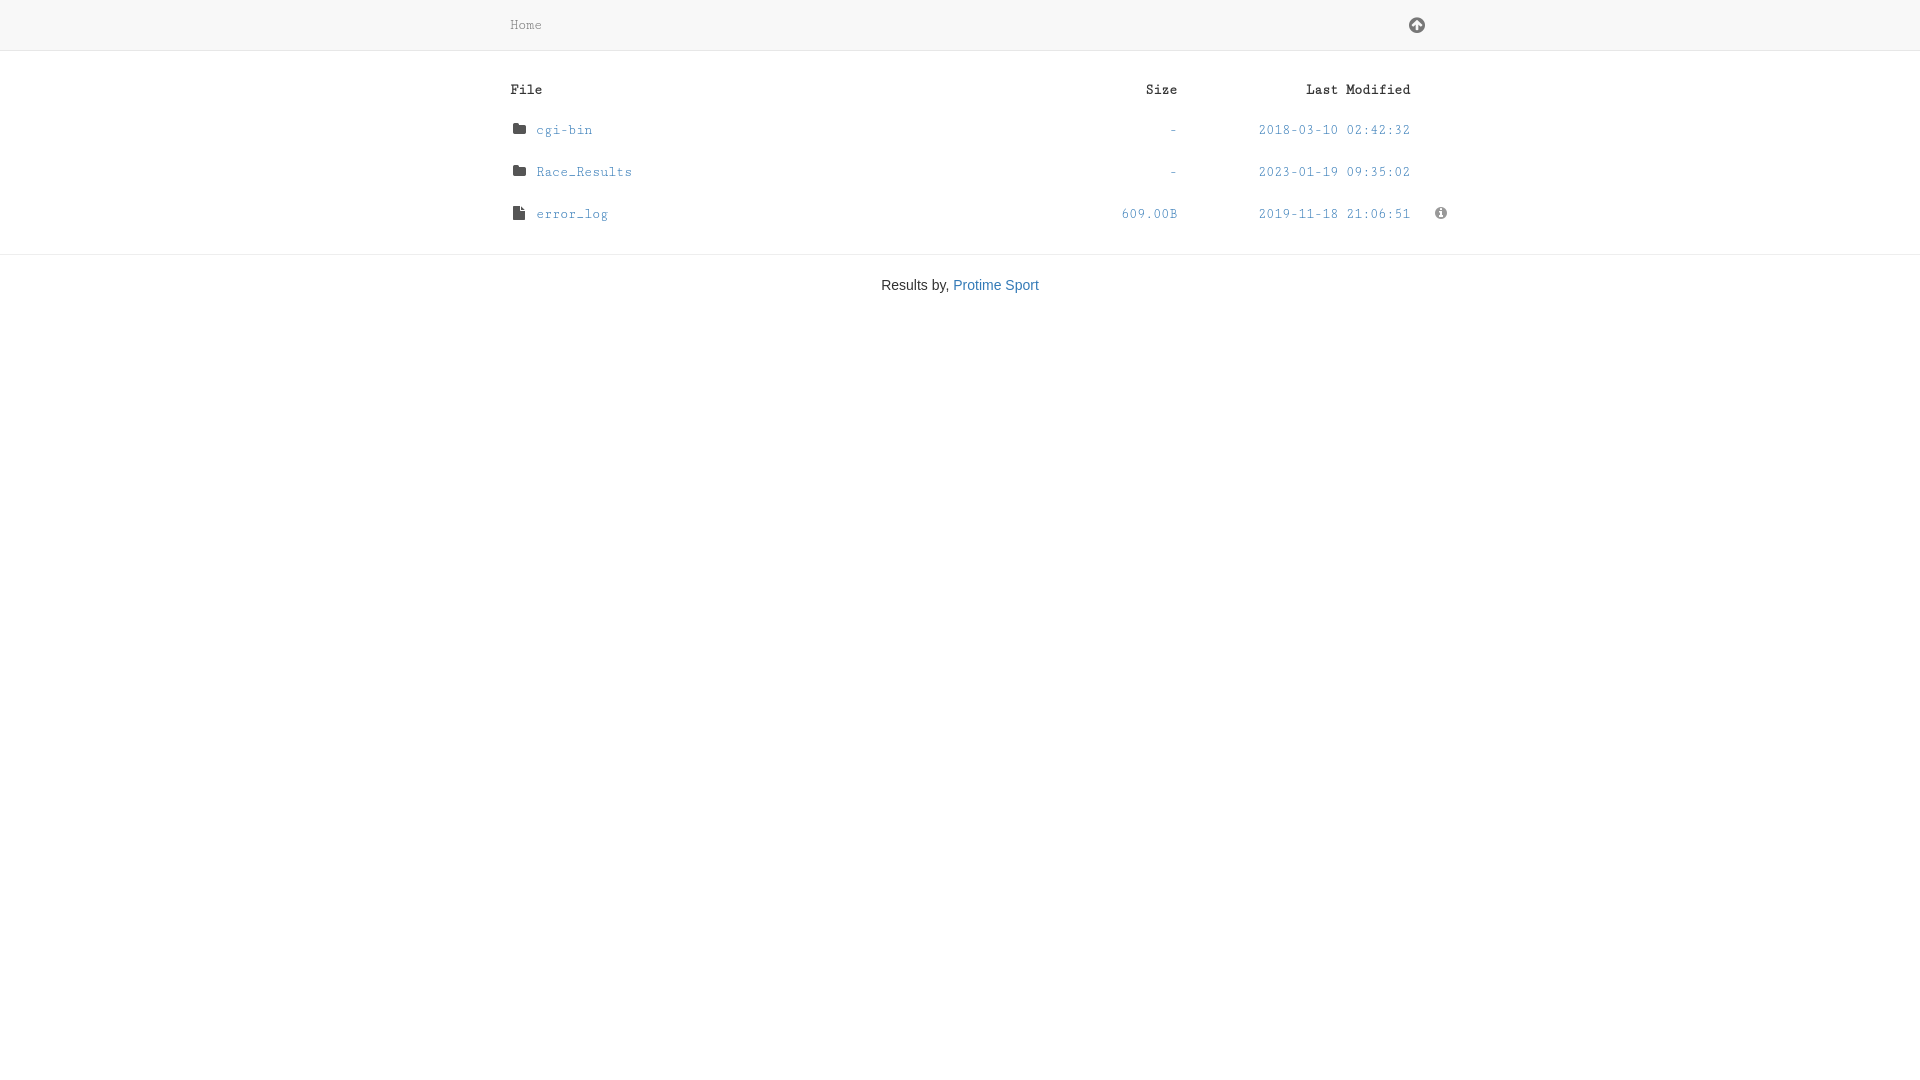 This screenshot has height=1080, width=1920. Describe the element at coordinates (960, 213) in the screenshot. I see `'error_log` at that location.